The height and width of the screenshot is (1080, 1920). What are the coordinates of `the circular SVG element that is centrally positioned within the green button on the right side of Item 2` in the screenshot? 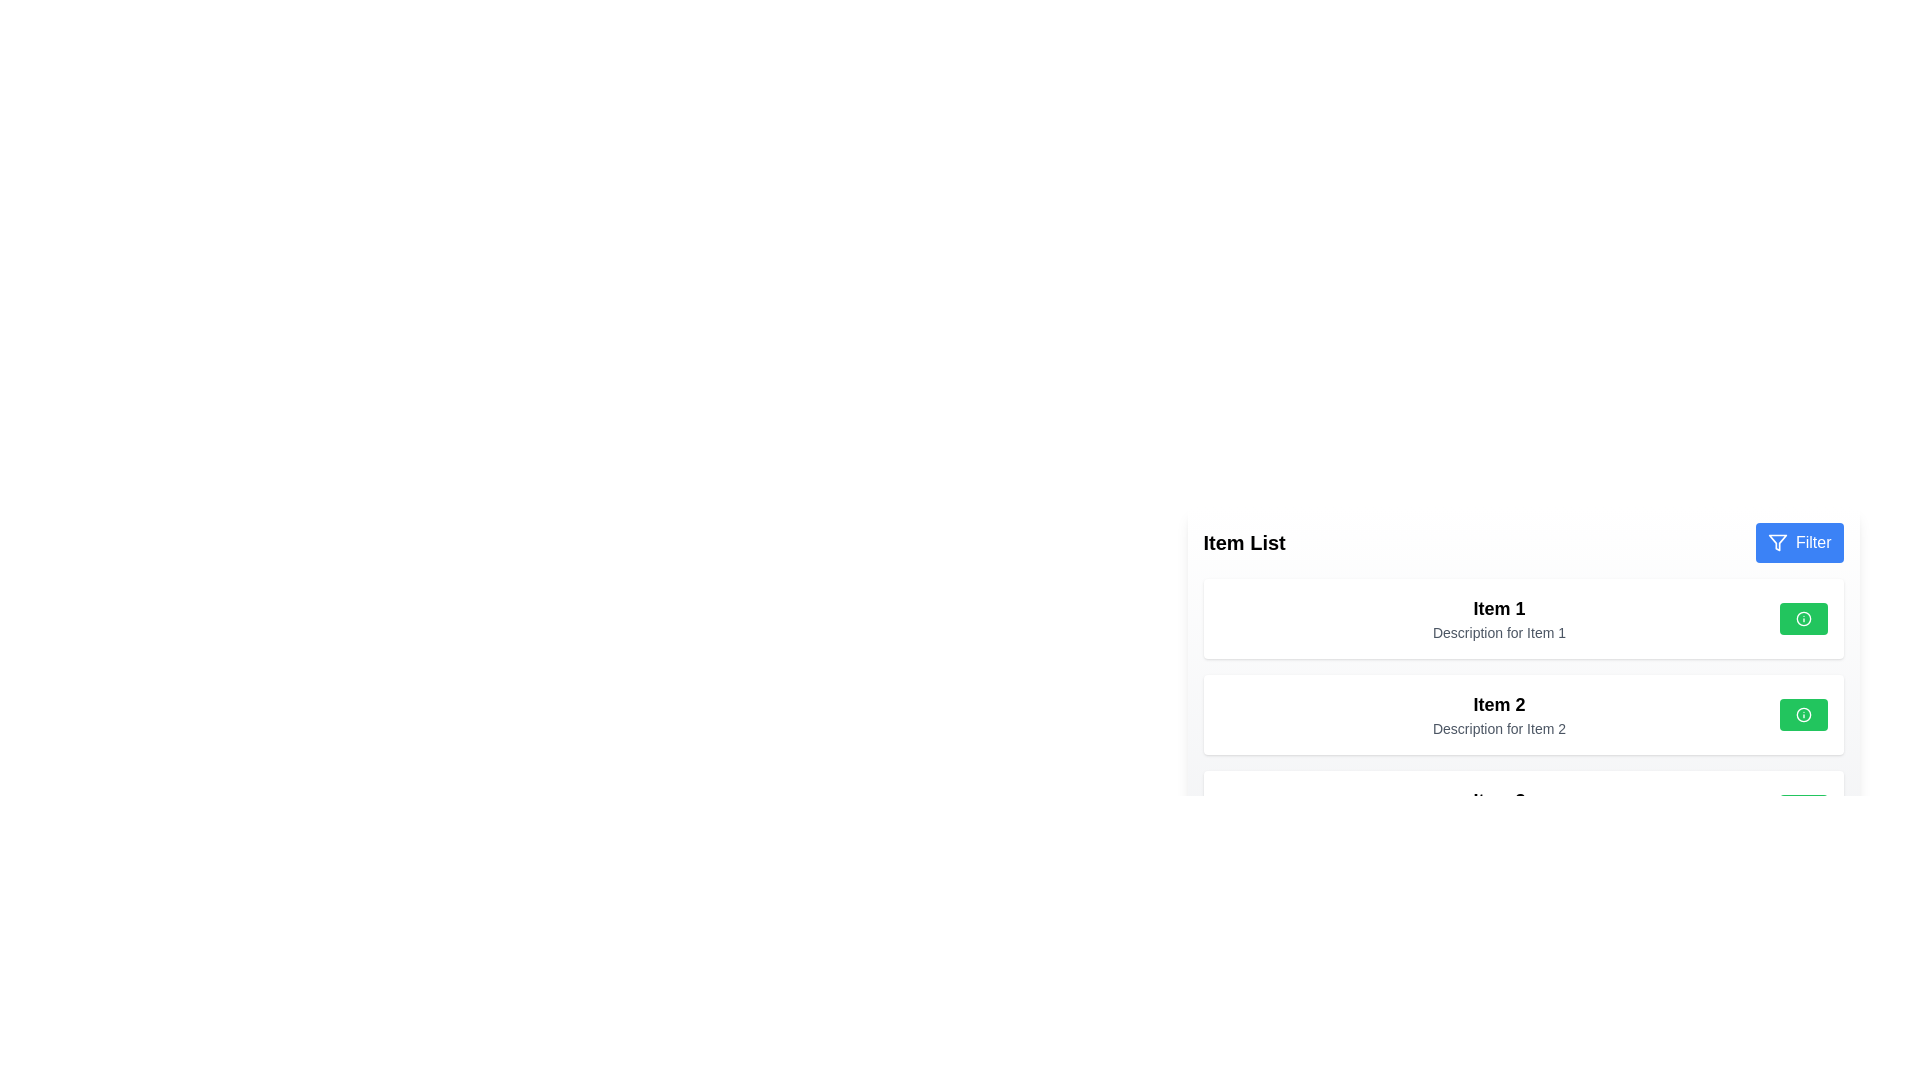 It's located at (1803, 810).